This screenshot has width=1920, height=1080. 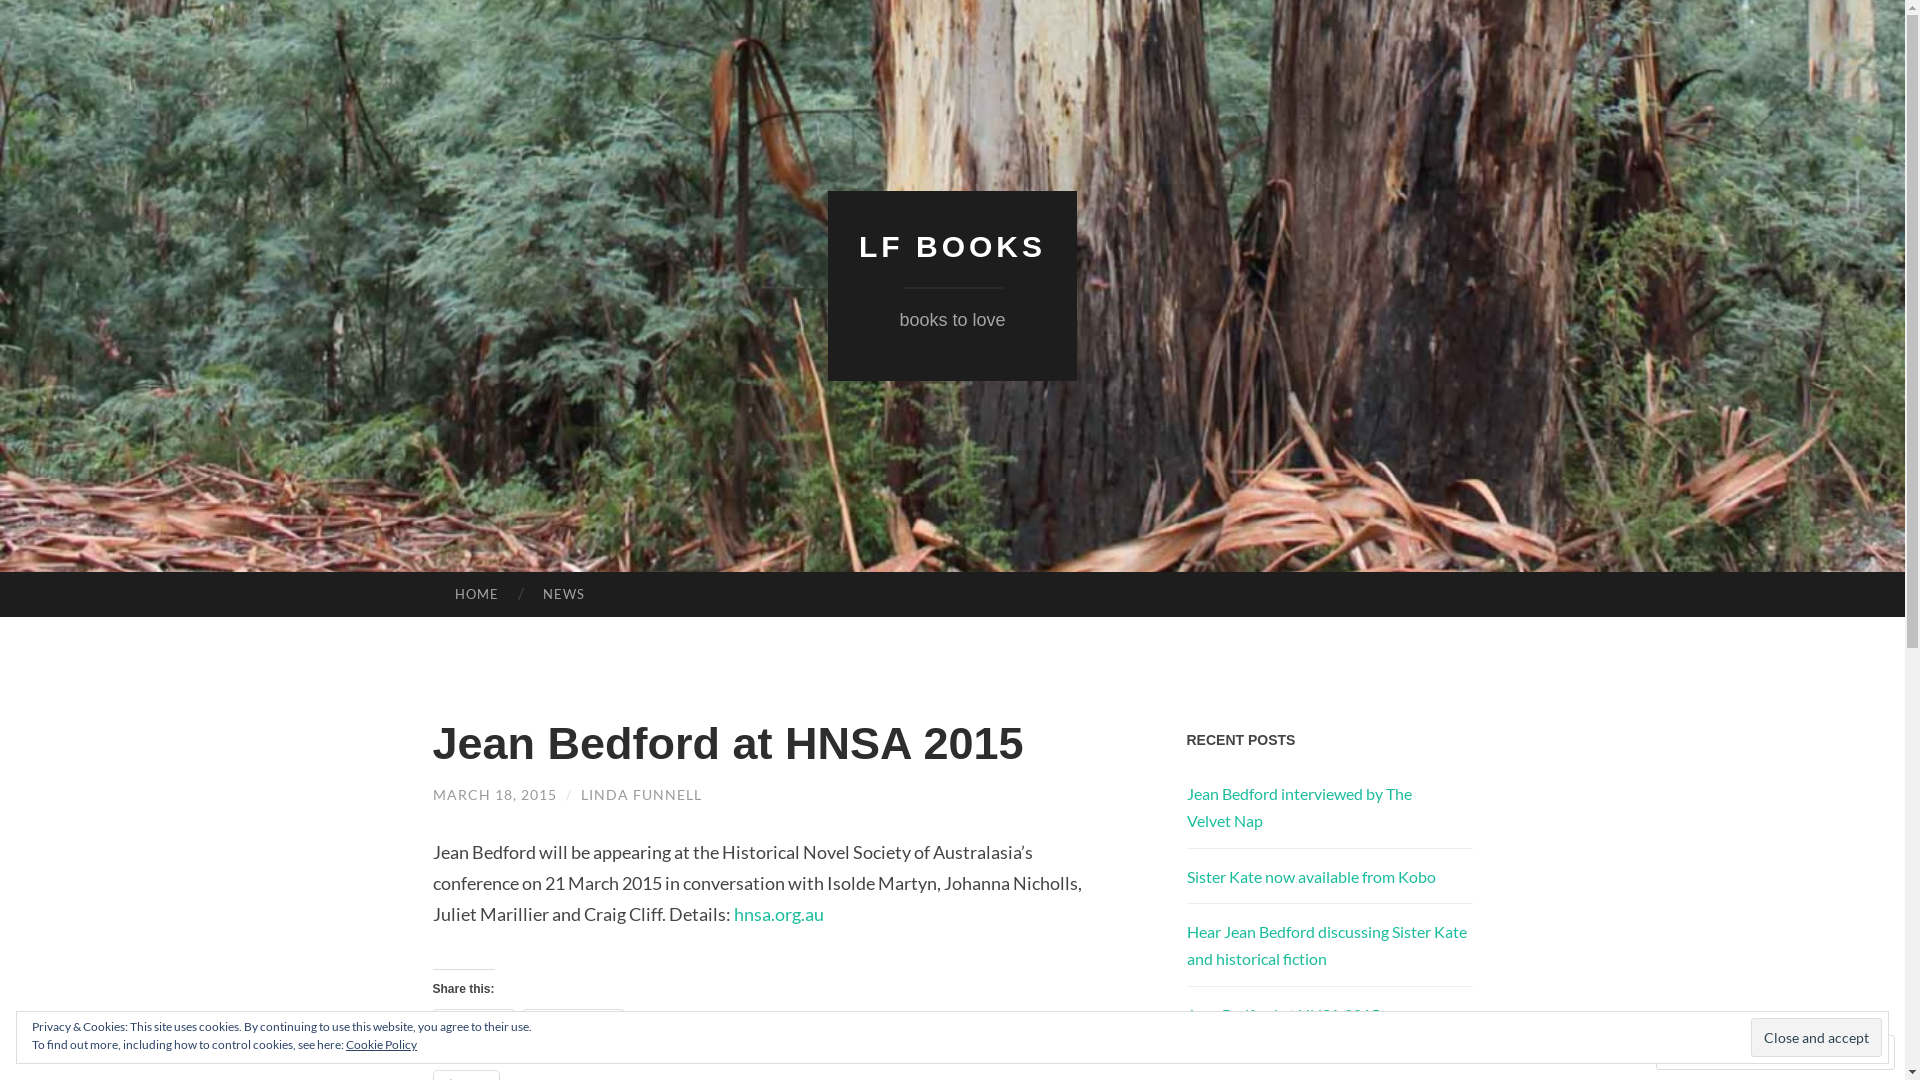 I want to click on 'Sister Kate now available from Kobo', so click(x=1310, y=875).